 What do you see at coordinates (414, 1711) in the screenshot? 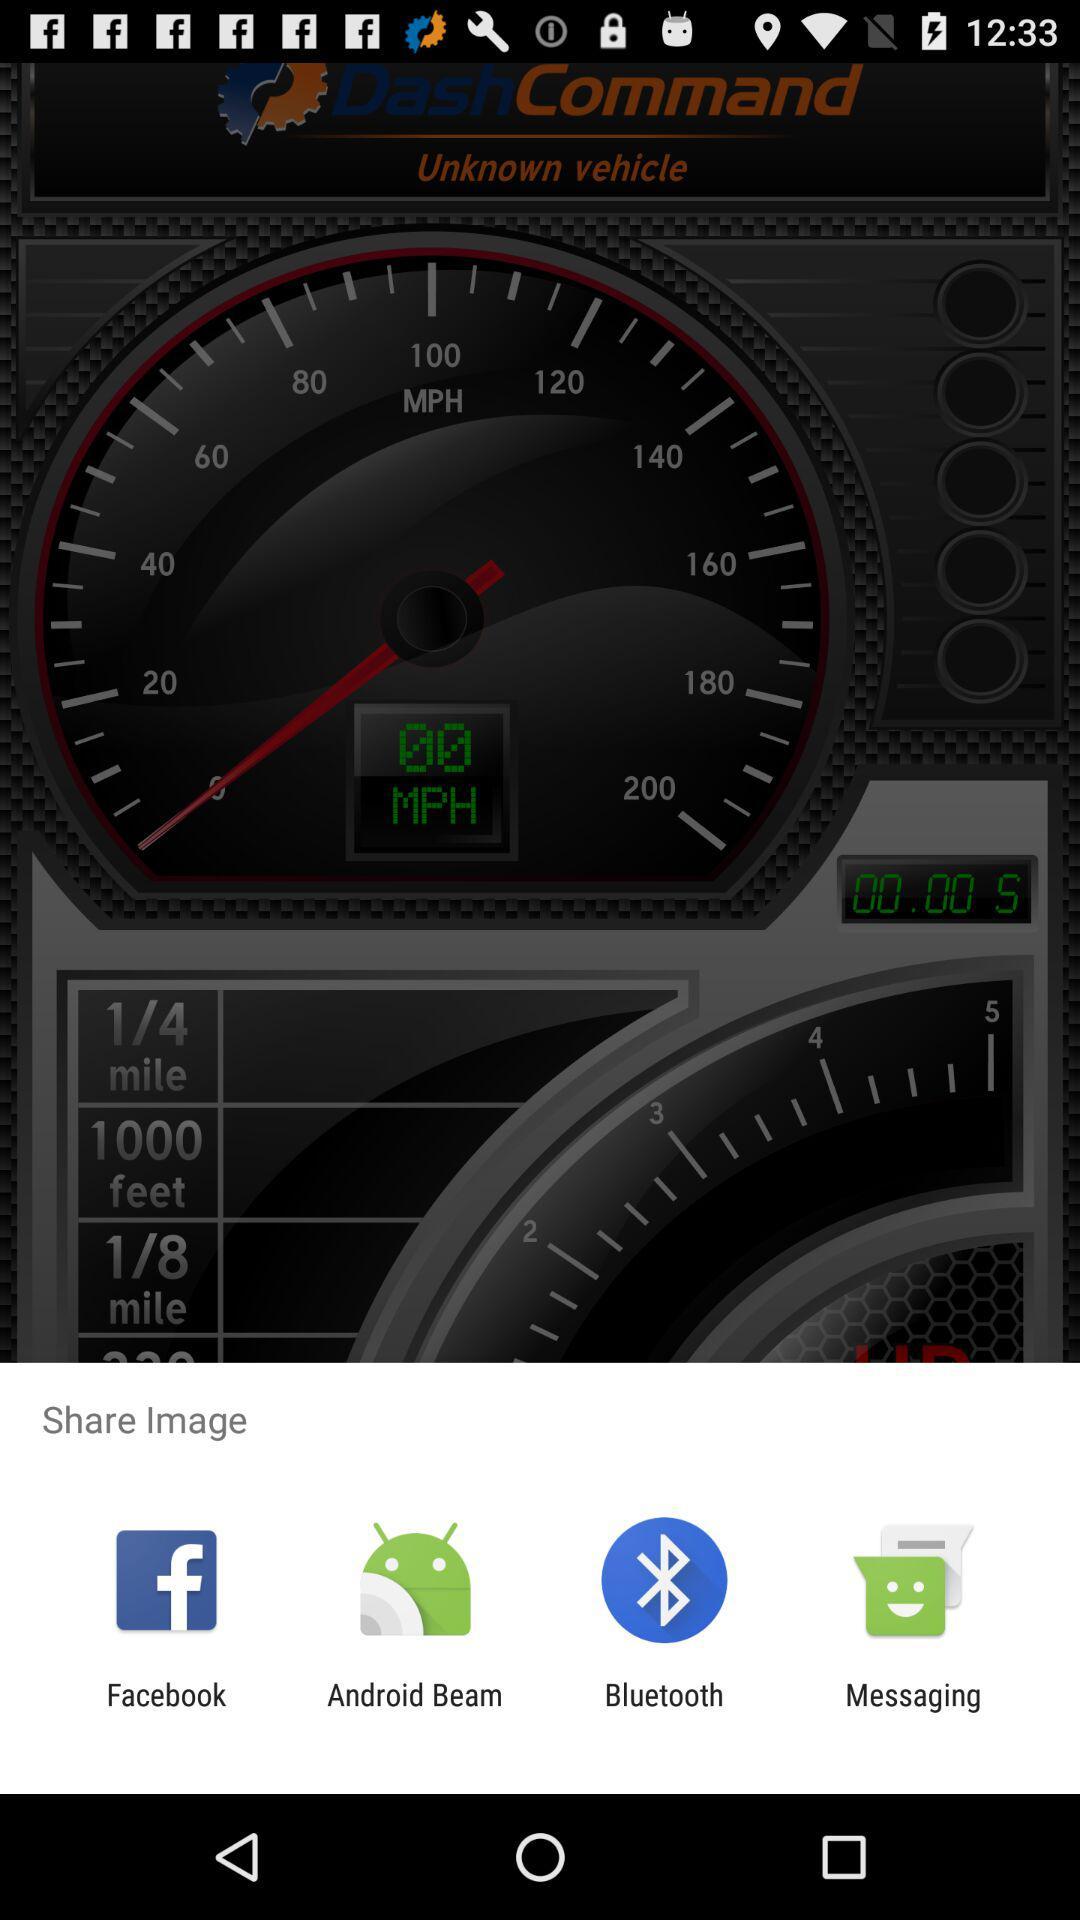
I see `the android beam item` at bounding box center [414, 1711].